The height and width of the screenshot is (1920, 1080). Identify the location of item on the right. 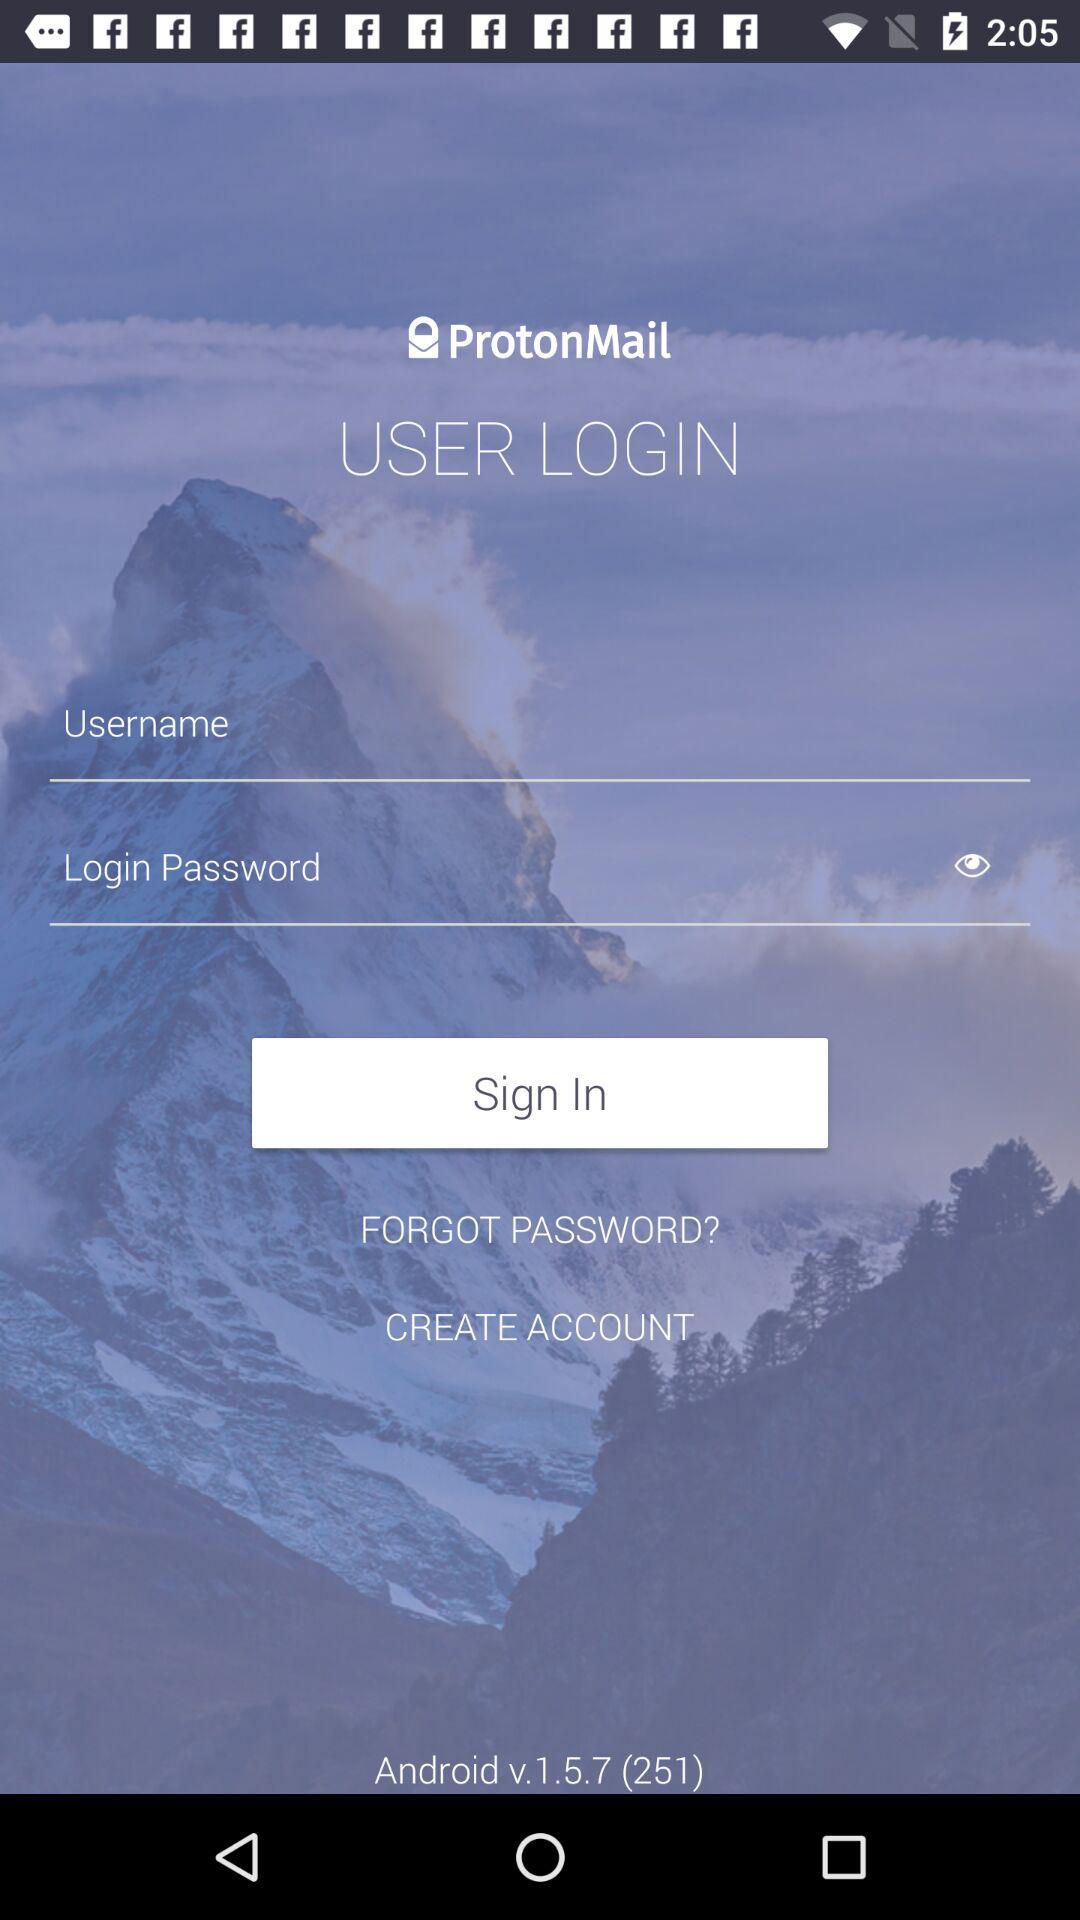
(995, 866).